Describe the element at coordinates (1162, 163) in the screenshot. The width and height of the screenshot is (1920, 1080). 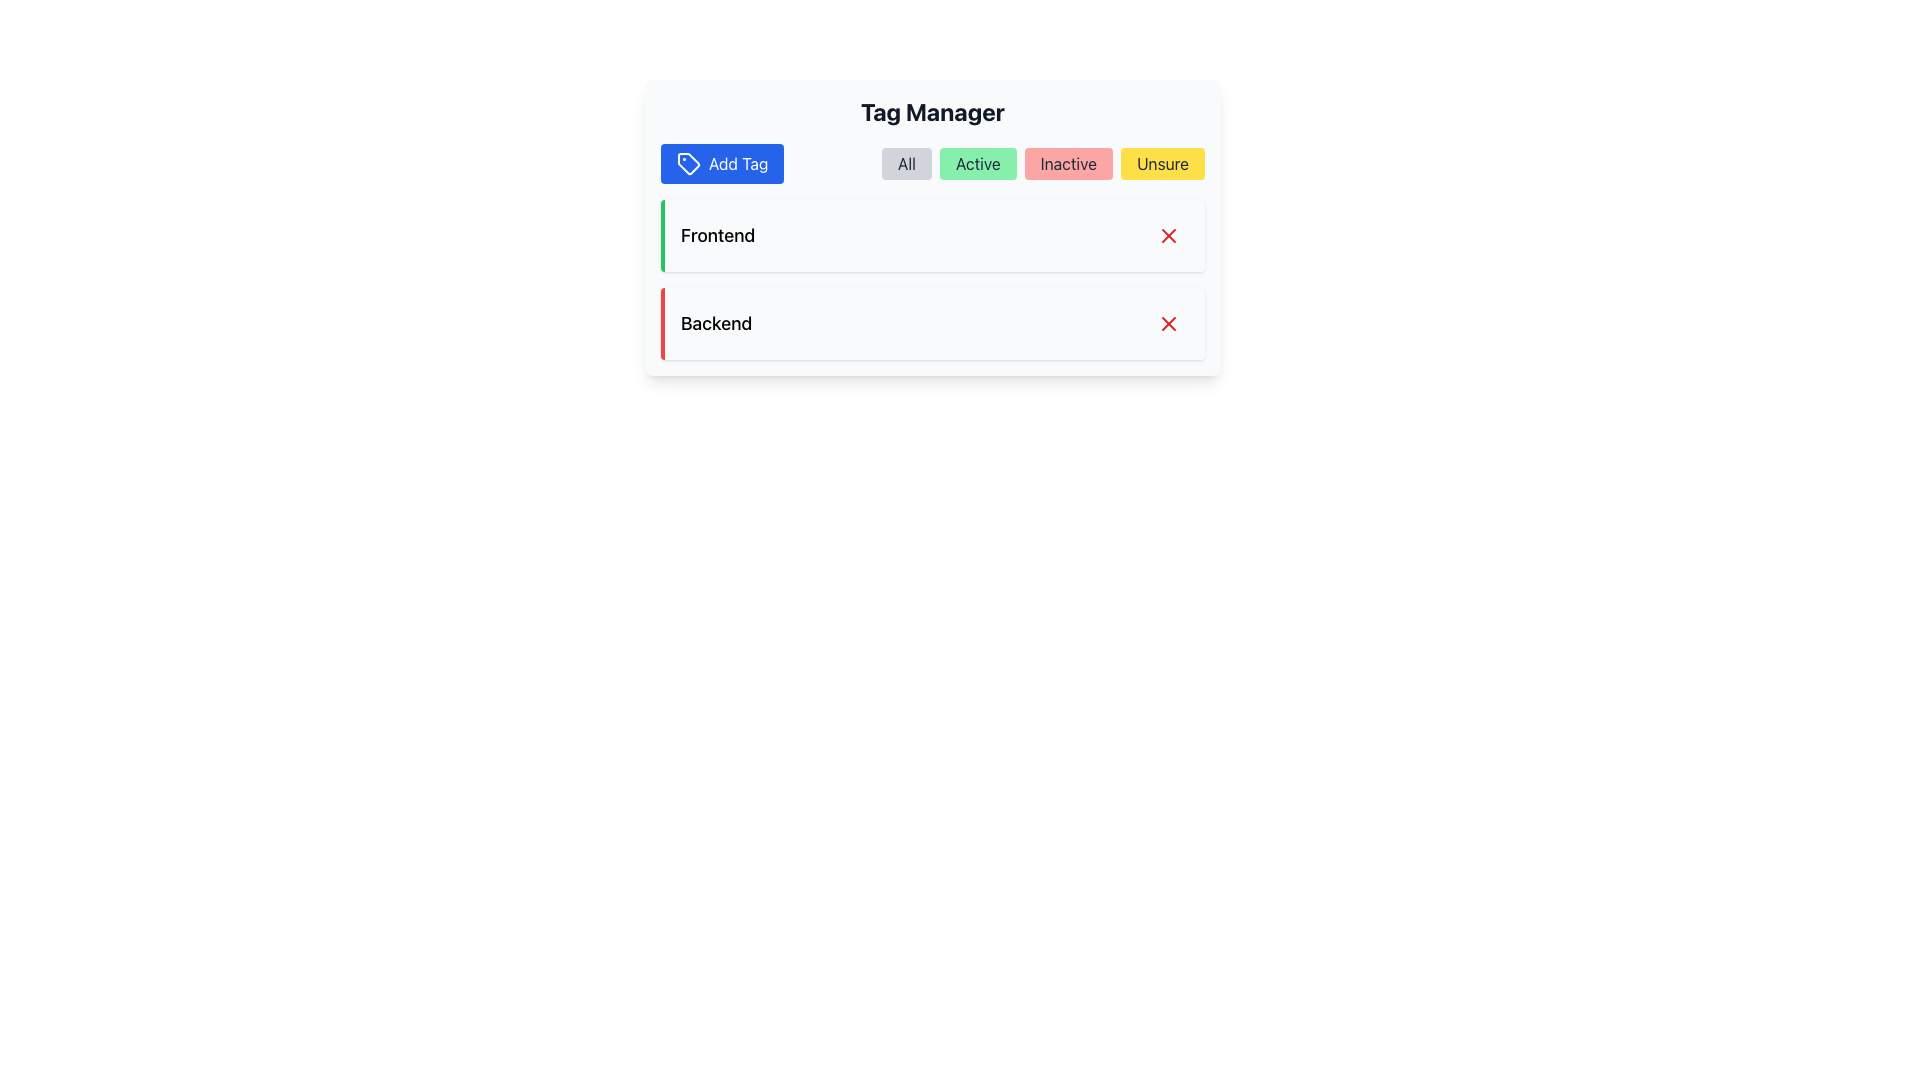
I see `the 'Unsure' toggle button, which is a rectangular button with a bright yellow background and dark gray text, located in the top-right corner of the 'Tag Manager' toolbar` at that location.